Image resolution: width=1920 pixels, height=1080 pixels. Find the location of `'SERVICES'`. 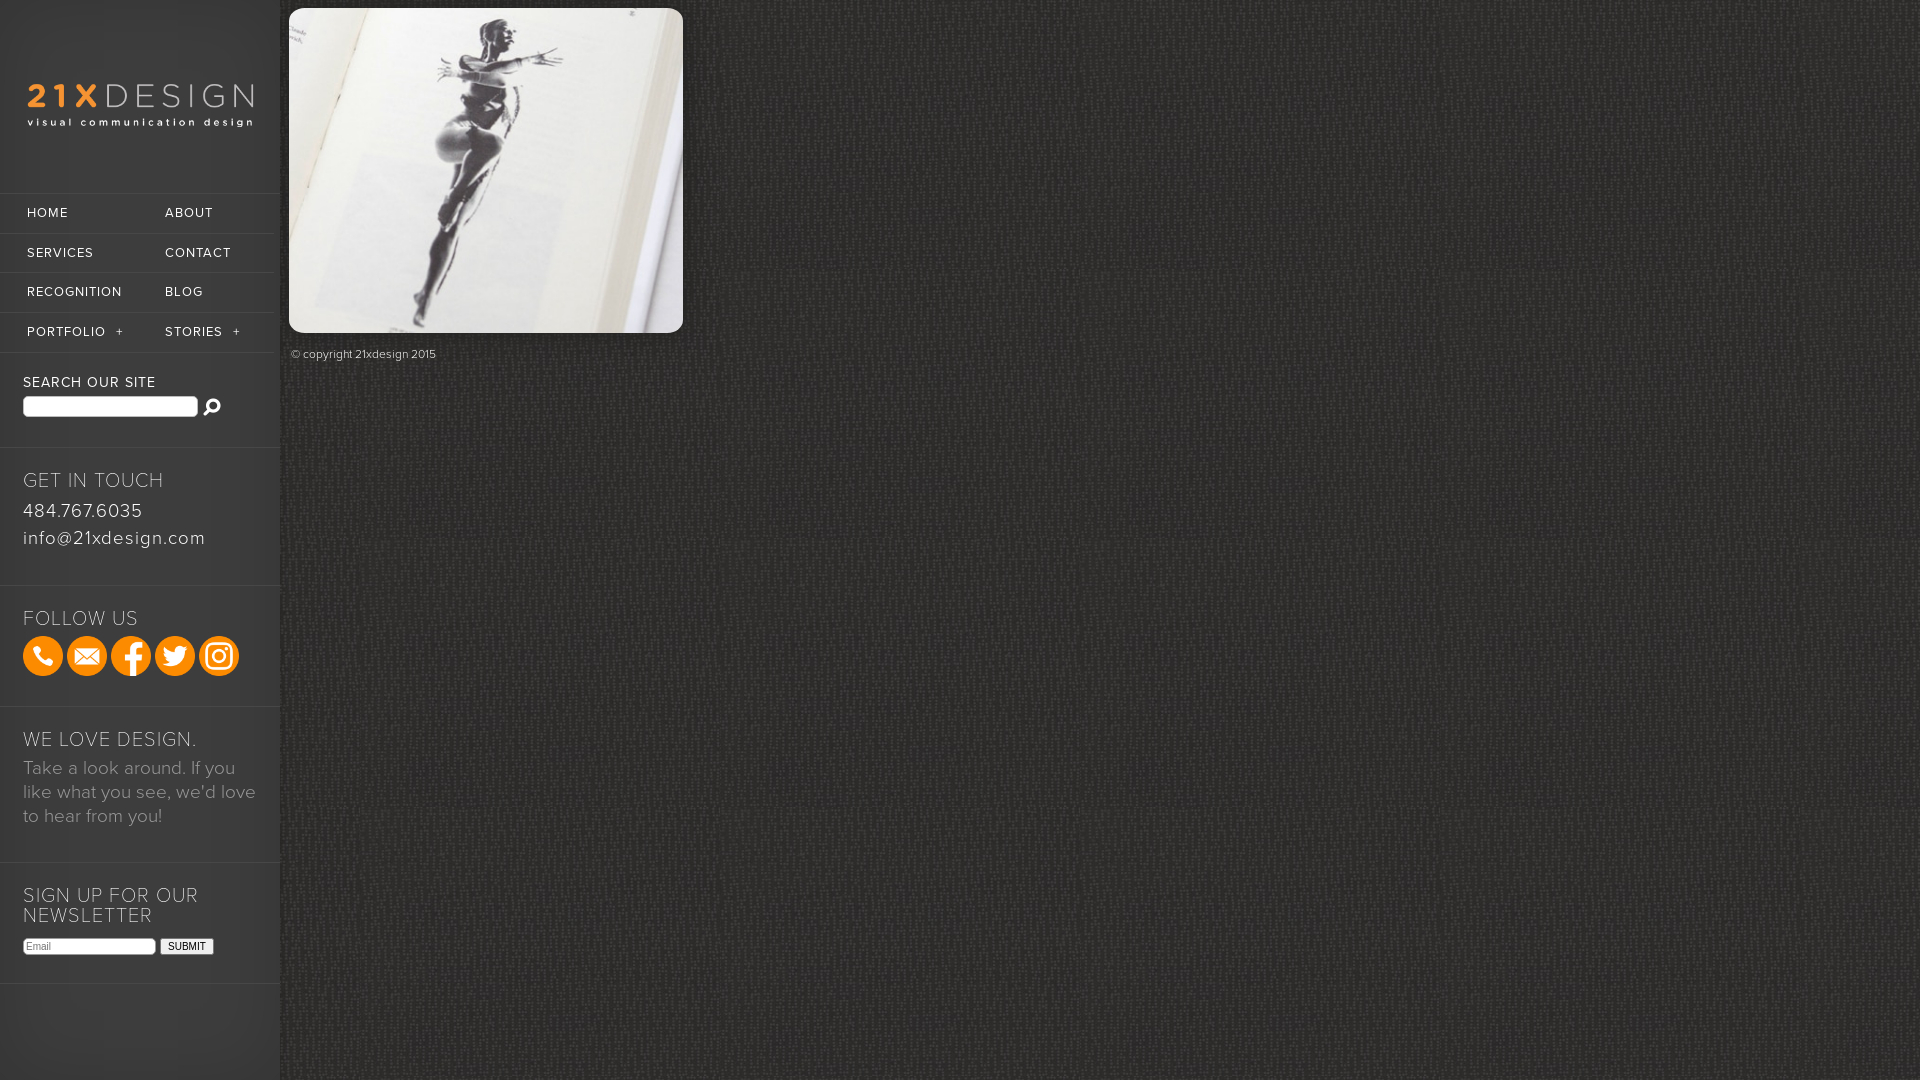

'SERVICES' is located at coordinates (0, 253).